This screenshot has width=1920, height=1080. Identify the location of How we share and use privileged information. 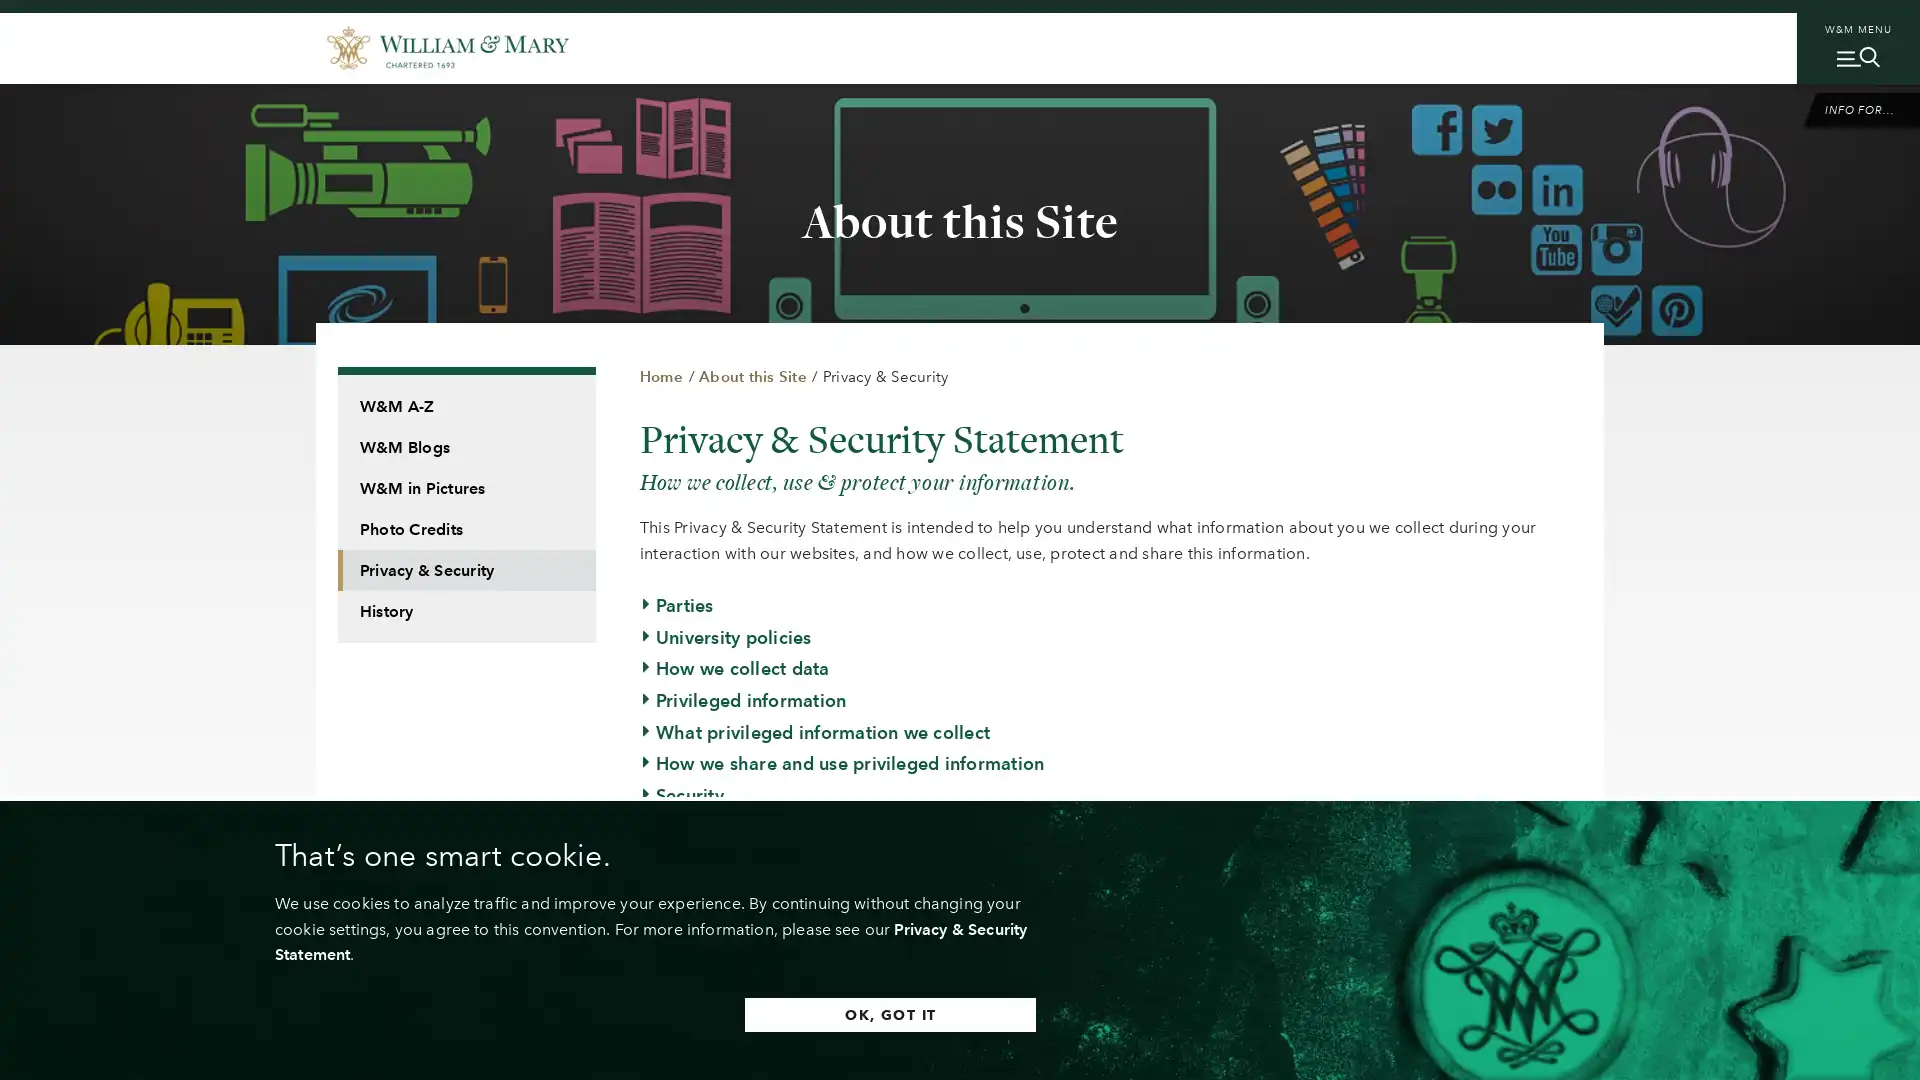
(841, 763).